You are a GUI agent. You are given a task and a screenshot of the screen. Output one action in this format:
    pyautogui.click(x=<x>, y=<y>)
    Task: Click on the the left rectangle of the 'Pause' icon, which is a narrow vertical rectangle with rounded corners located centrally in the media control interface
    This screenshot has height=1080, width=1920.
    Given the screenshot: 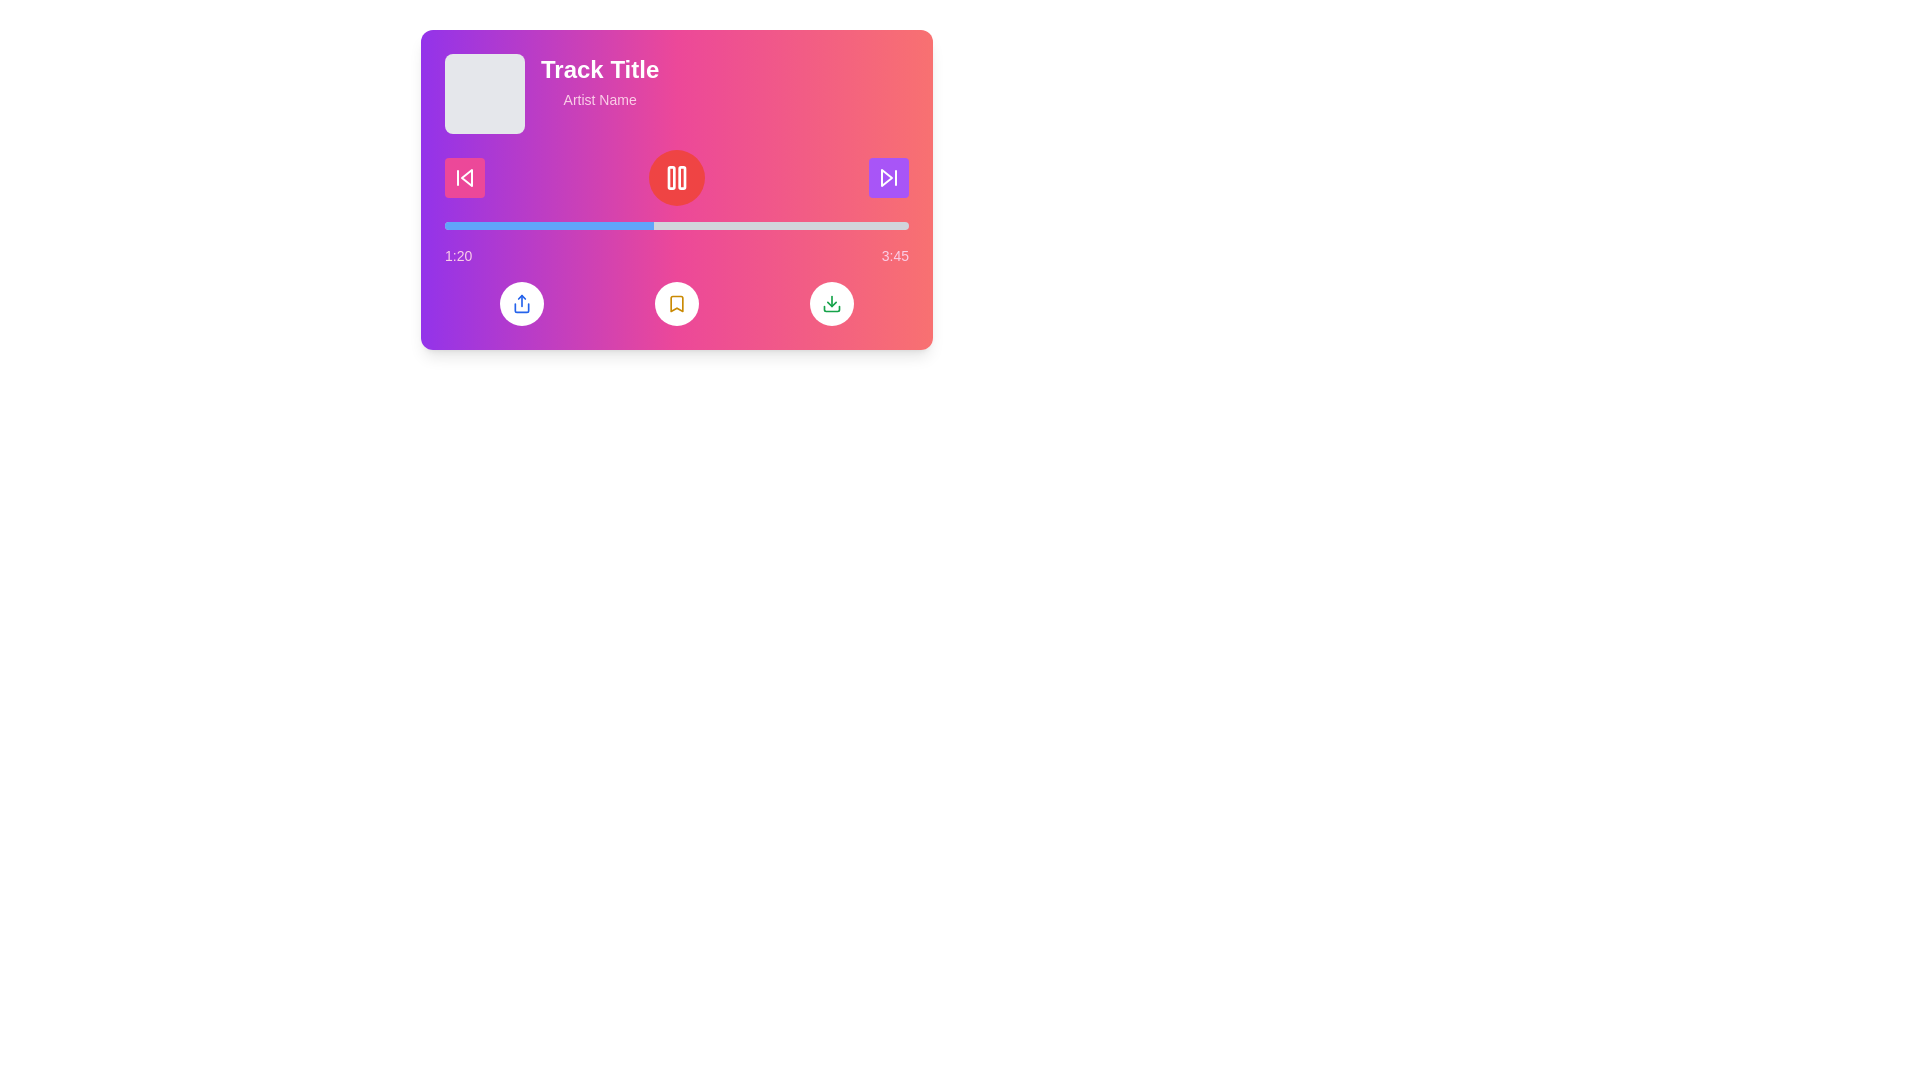 What is the action you would take?
    pyautogui.click(x=671, y=176)
    